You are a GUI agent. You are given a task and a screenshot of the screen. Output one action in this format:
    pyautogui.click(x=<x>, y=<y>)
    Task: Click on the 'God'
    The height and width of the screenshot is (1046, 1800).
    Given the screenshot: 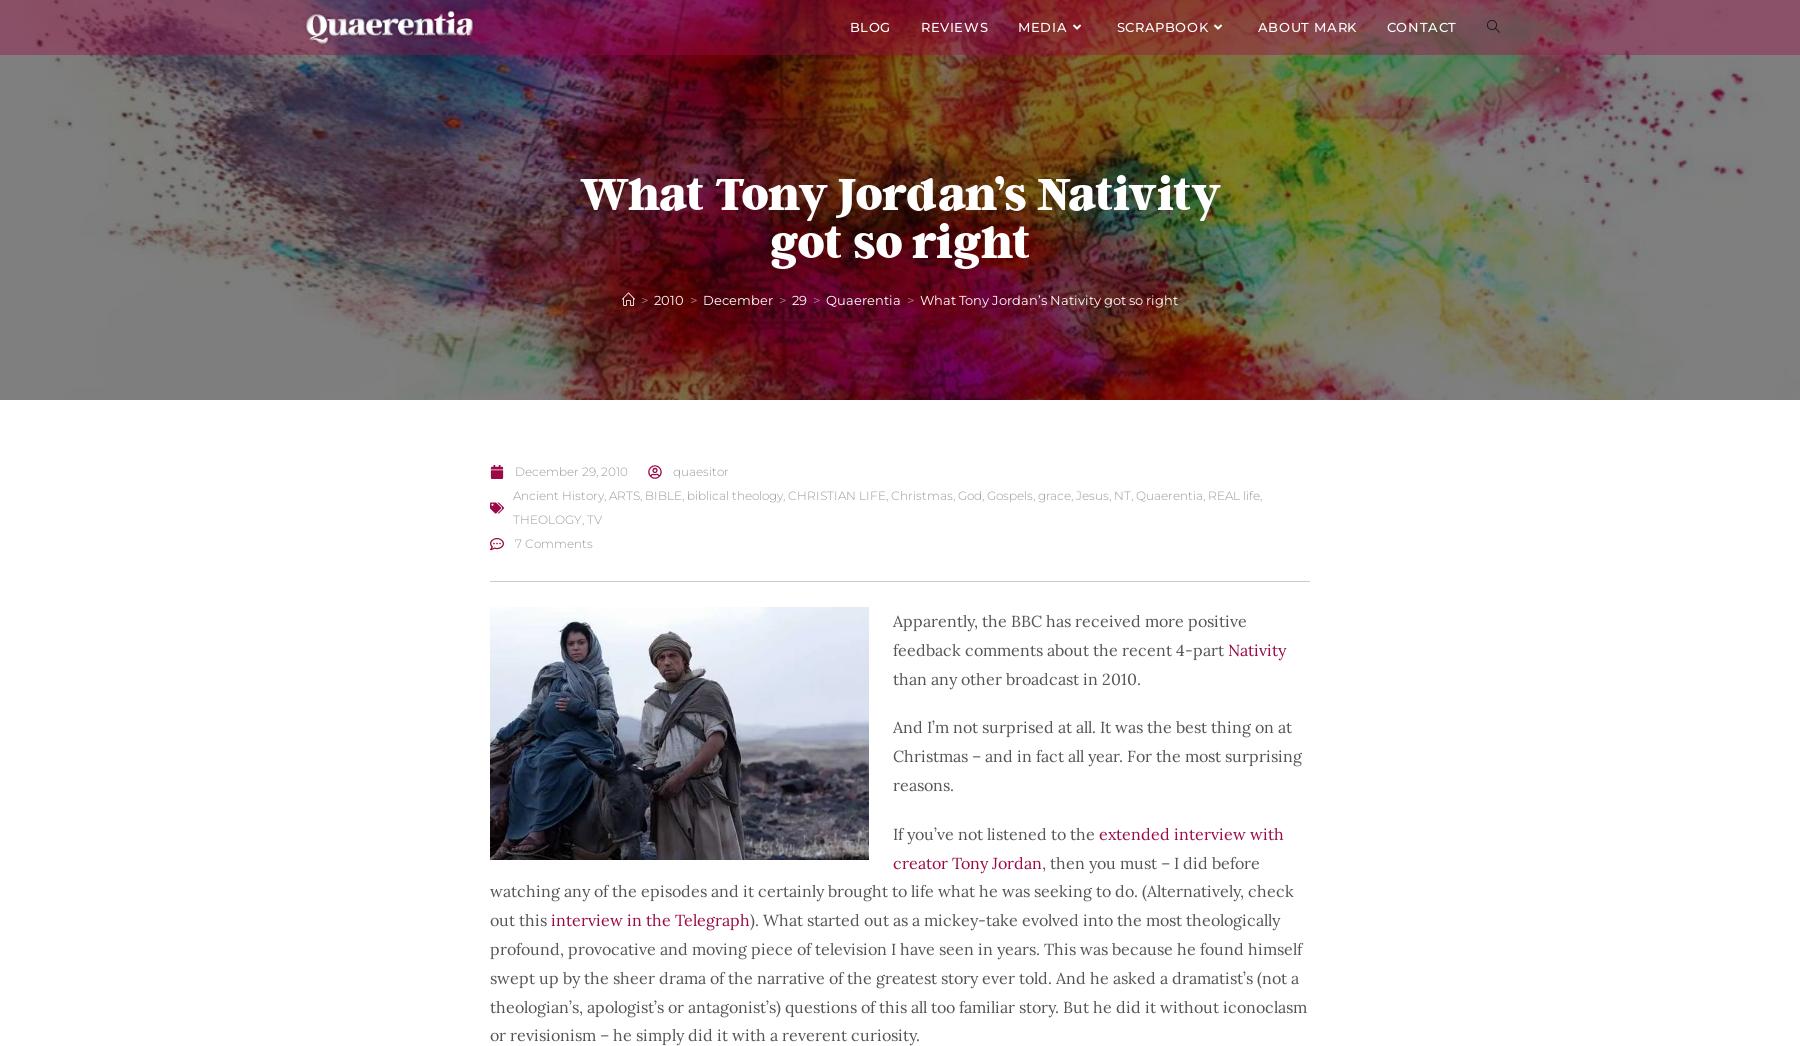 What is the action you would take?
    pyautogui.click(x=969, y=495)
    